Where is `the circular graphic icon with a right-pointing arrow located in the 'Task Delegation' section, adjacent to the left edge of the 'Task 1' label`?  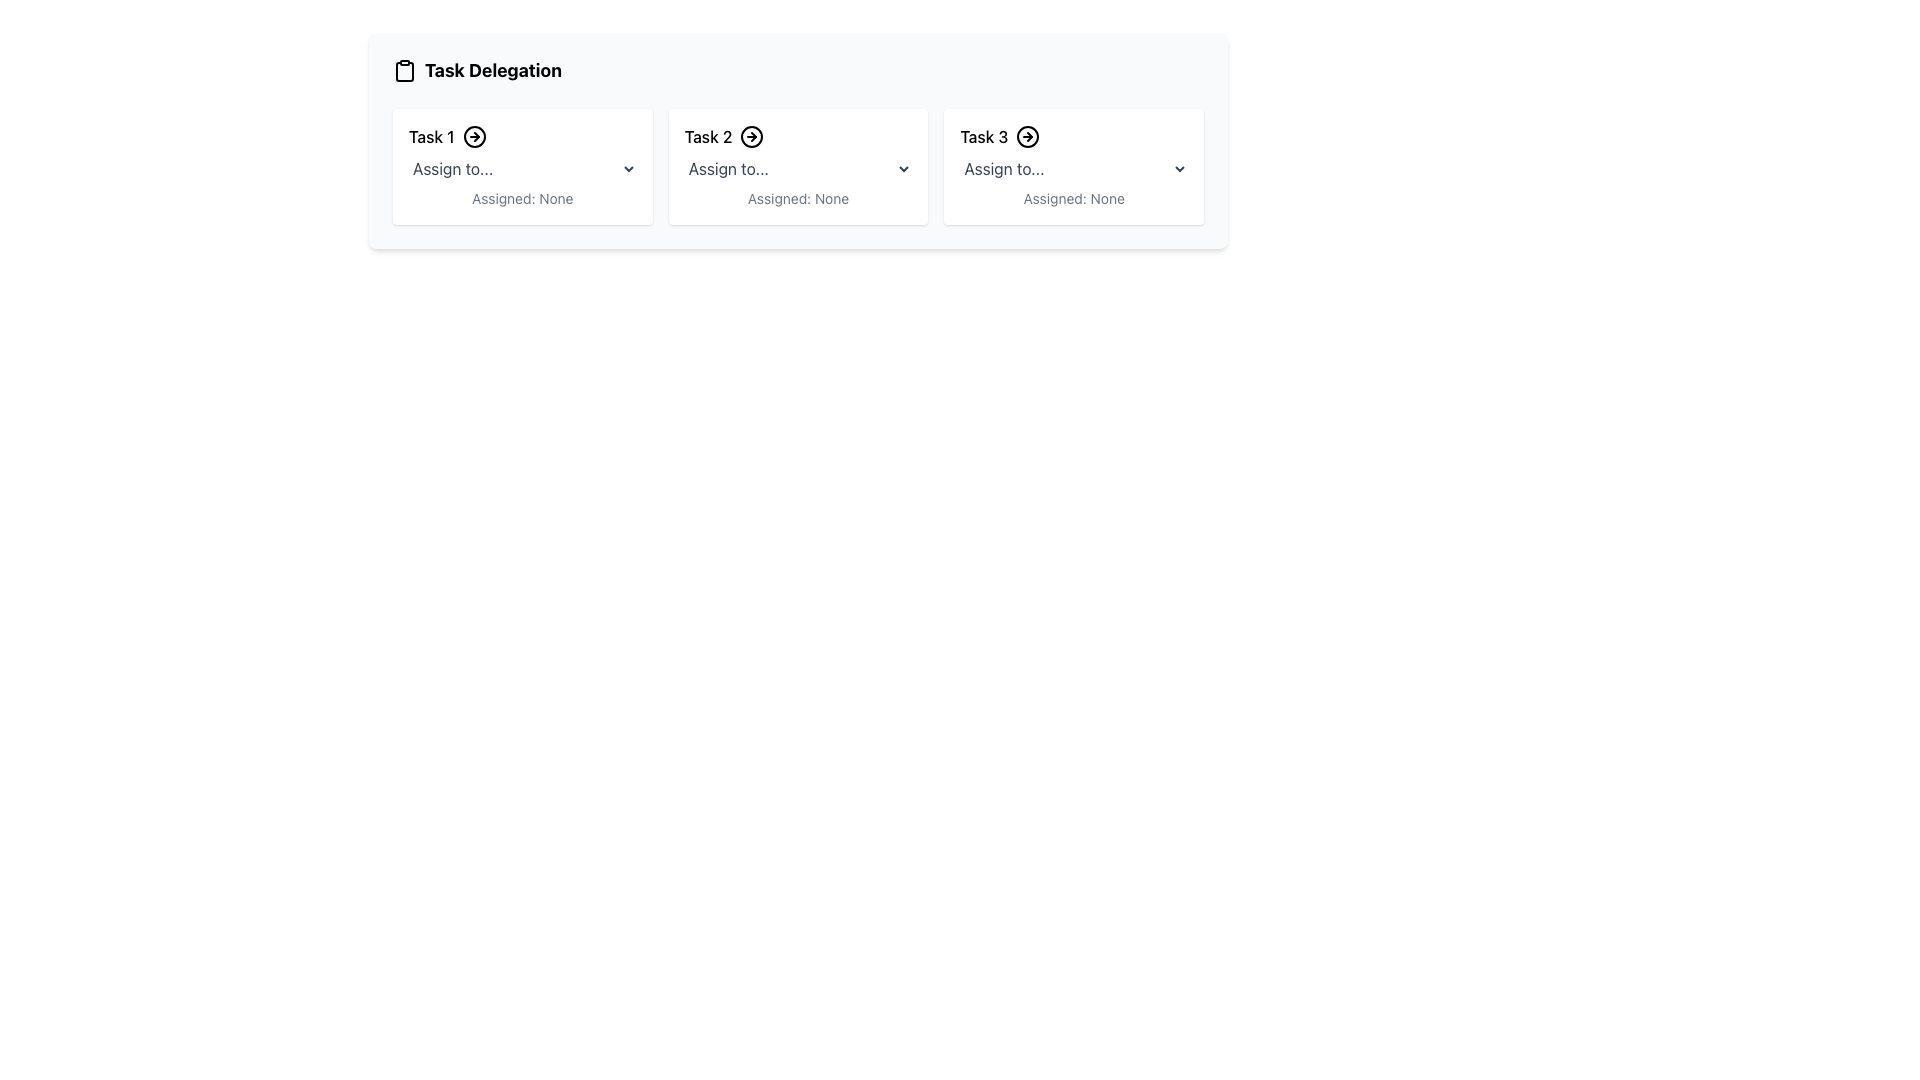
the circular graphic icon with a right-pointing arrow located in the 'Task Delegation' section, adjacent to the left edge of the 'Task 1' label is located at coordinates (473, 136).